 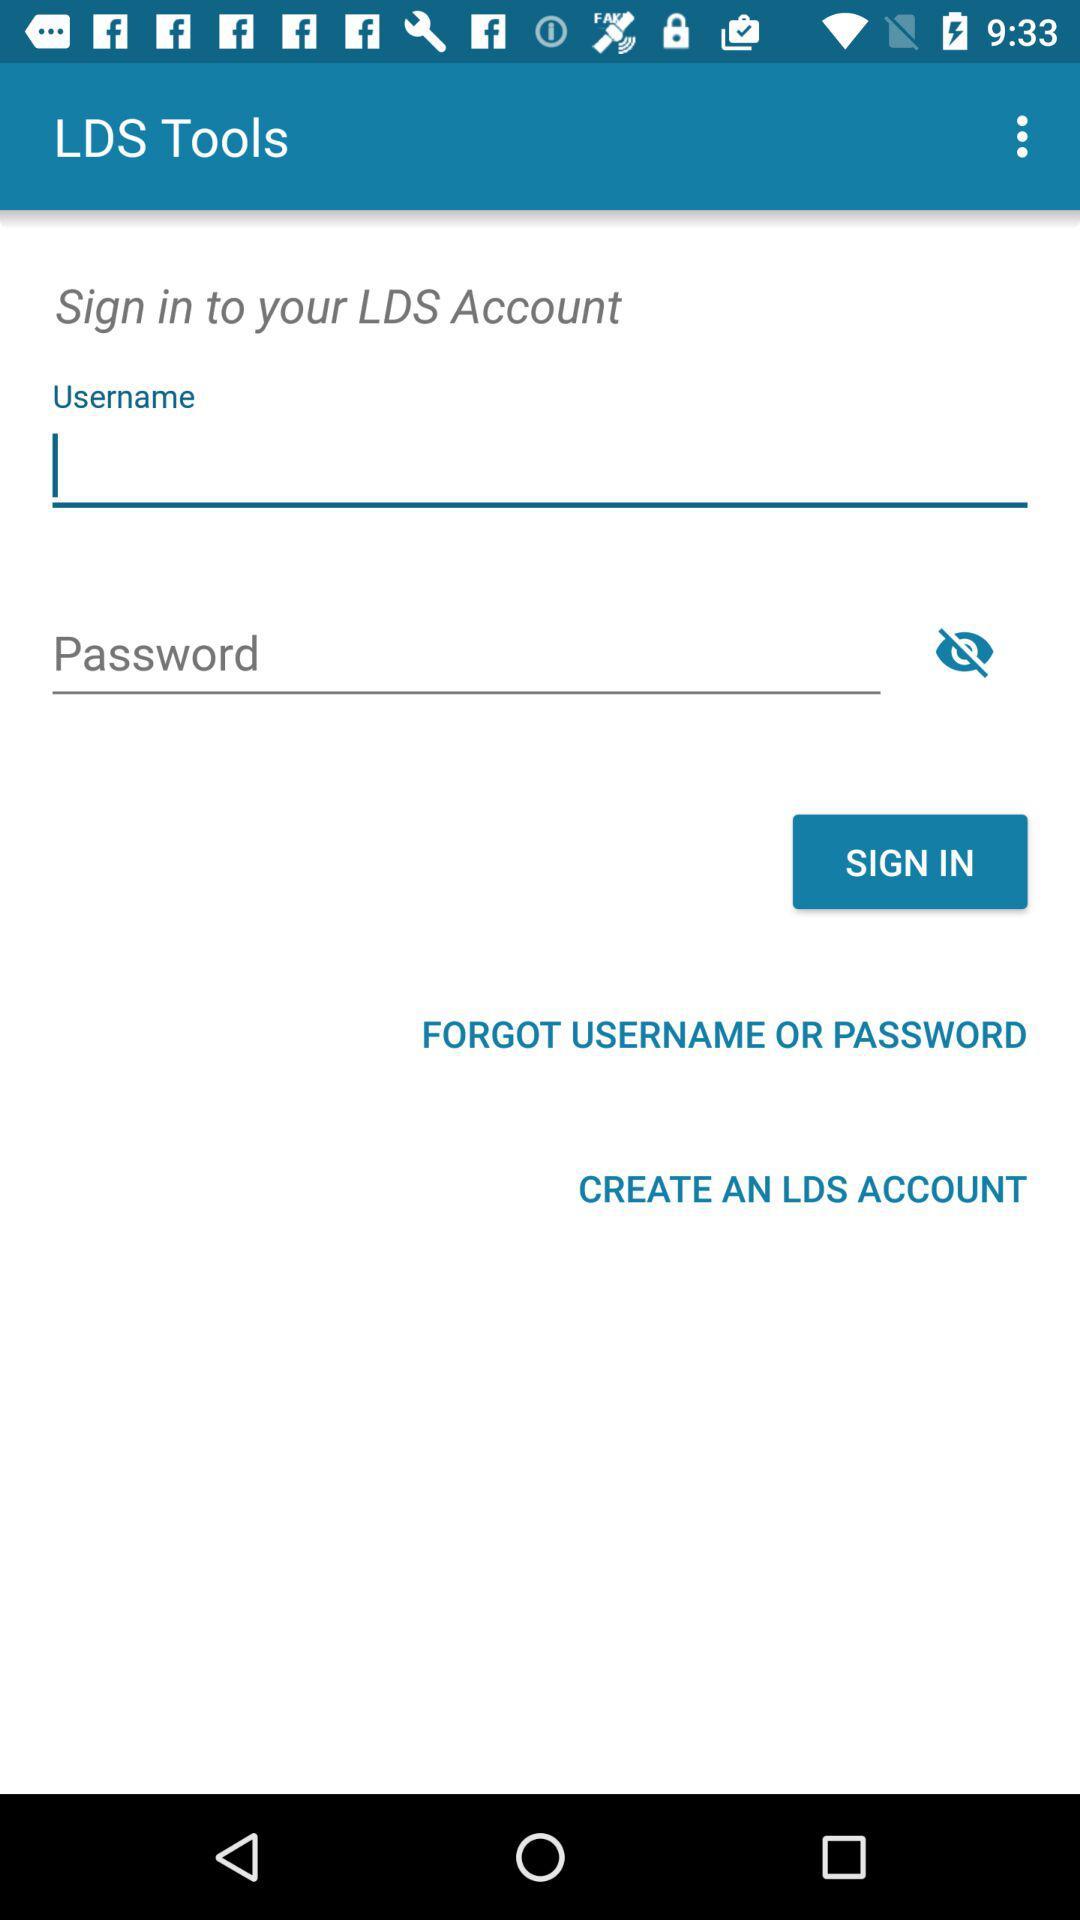 What do you see at coordinates (963, 651) in the screenshot?
I see `password` at bounding box center [963, 651].